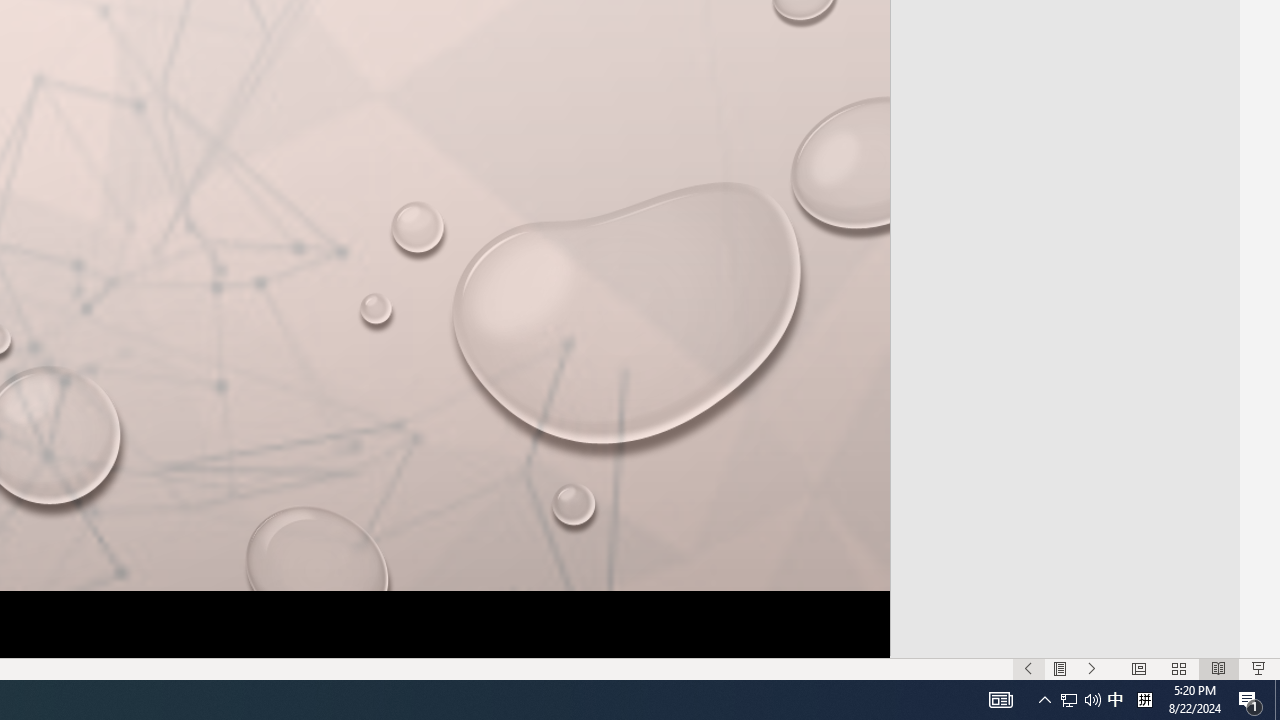  I want to click on 'Slide Show Next On', so click(1091, 669).